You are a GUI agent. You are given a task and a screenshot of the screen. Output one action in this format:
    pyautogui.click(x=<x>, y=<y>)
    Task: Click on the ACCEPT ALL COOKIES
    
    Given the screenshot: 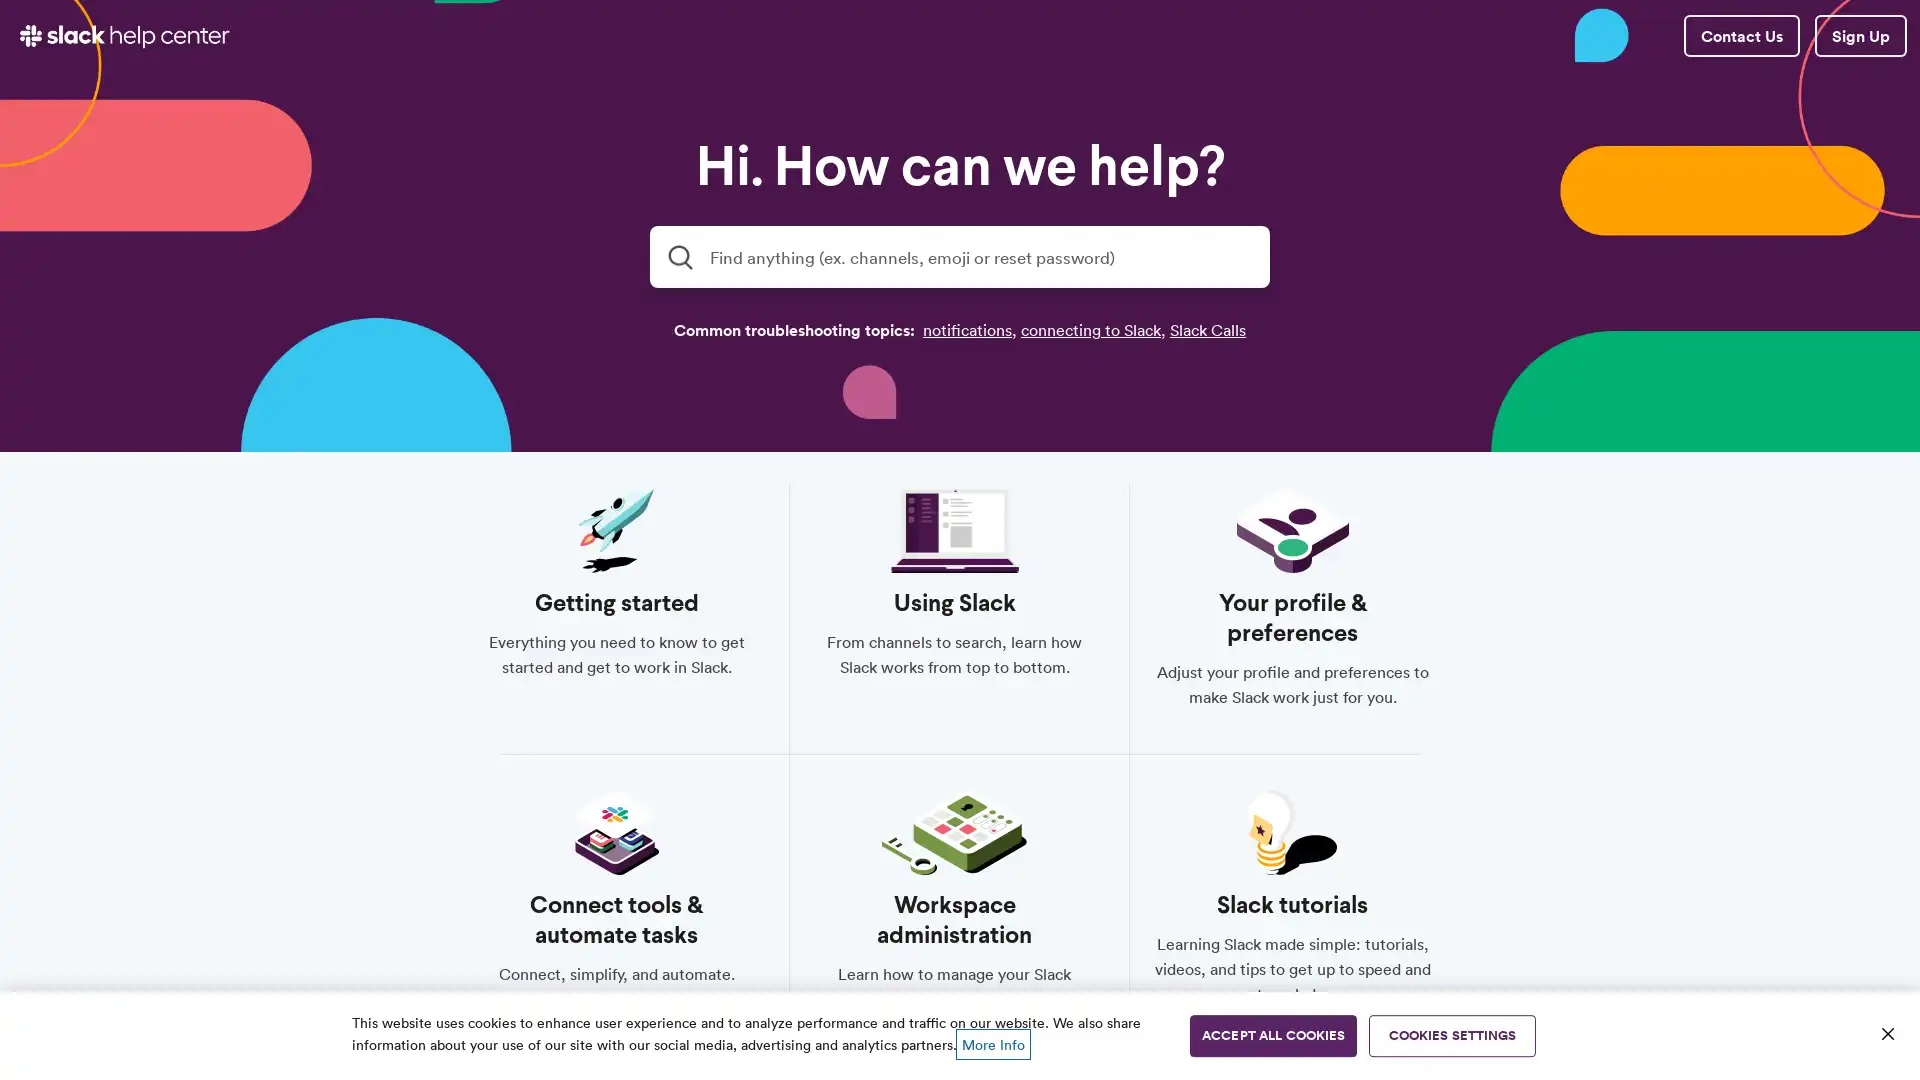 What is the action you would take?
    pyautogui.click(x=1272, y=1035)
    